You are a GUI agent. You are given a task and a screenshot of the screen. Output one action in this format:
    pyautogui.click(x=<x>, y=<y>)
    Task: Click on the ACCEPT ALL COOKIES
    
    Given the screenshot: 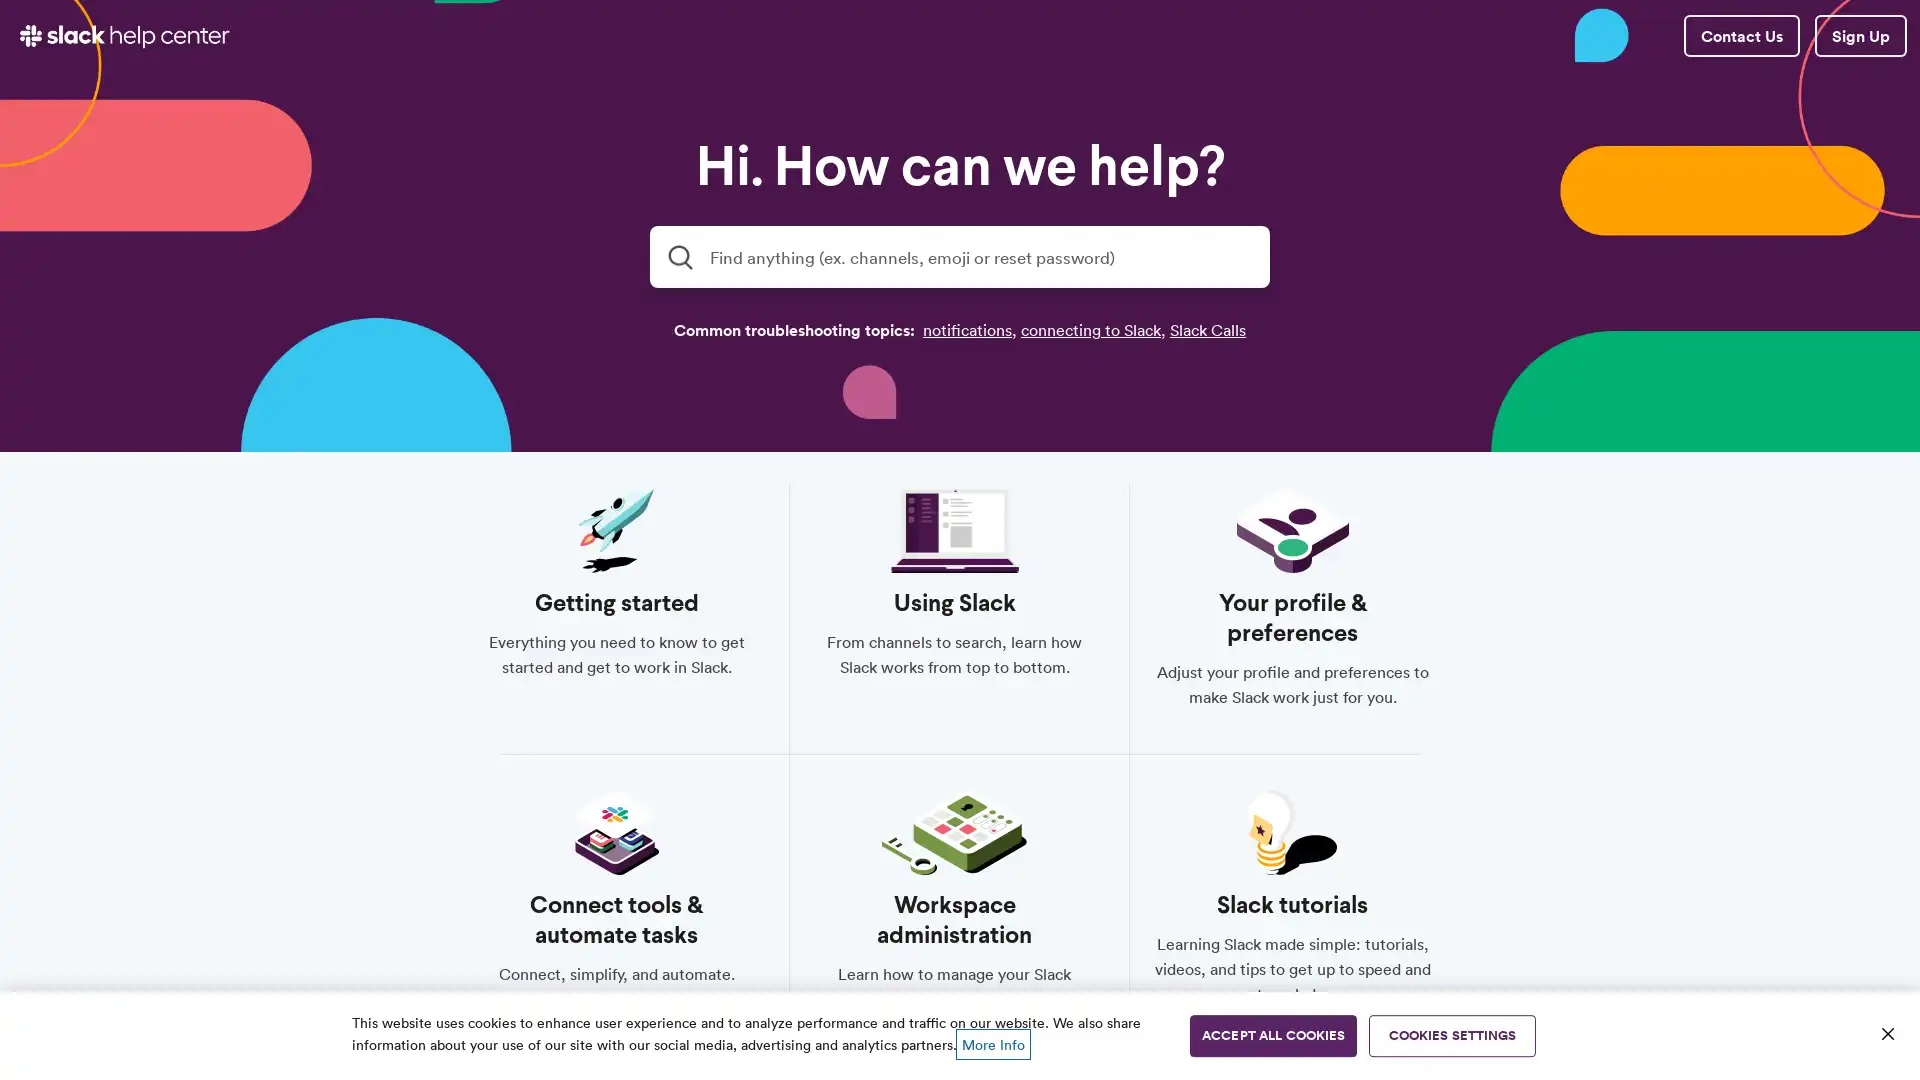 What is the action you would take?
    pyautogui.click(x=1272, y=1035)
    